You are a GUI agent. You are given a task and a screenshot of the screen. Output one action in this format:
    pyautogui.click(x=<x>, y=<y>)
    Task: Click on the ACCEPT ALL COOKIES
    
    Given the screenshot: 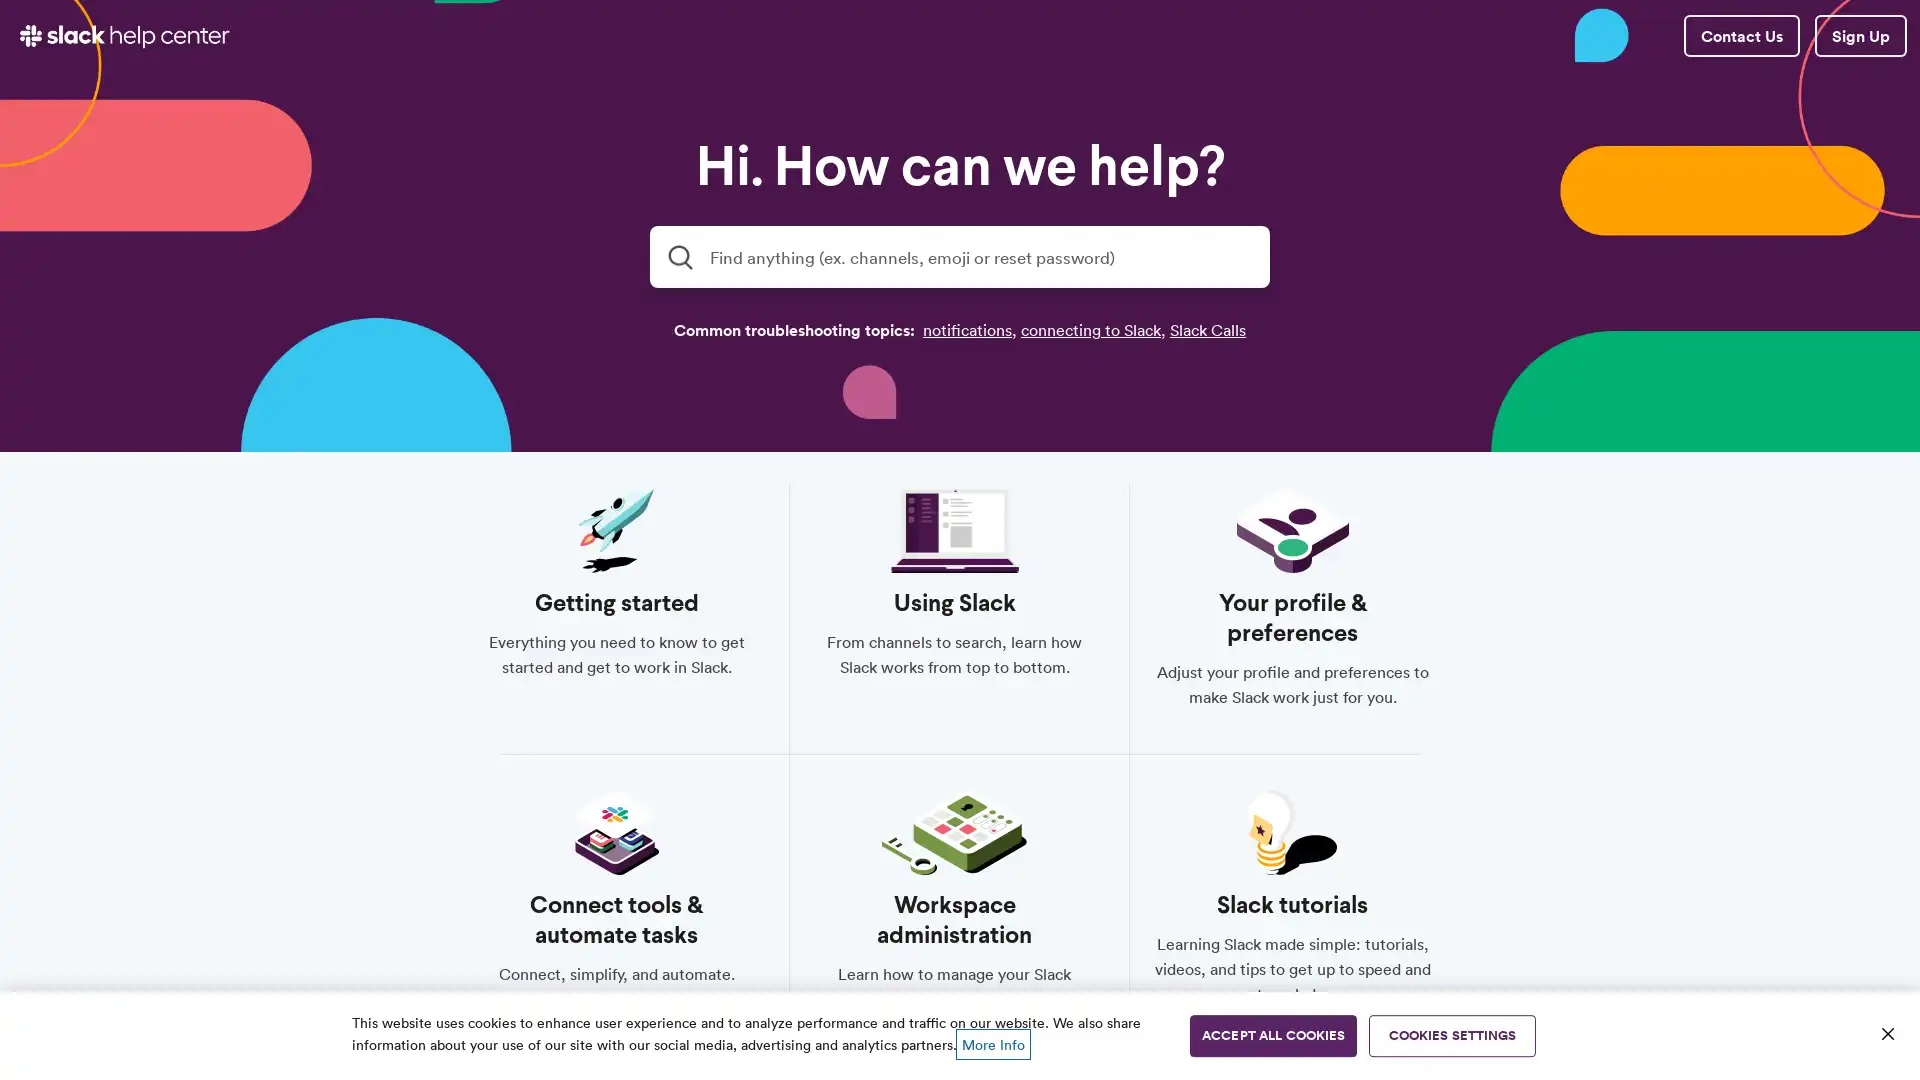 What is the action you would take?
    pyautogui.click(x=1272, y=1035)
    